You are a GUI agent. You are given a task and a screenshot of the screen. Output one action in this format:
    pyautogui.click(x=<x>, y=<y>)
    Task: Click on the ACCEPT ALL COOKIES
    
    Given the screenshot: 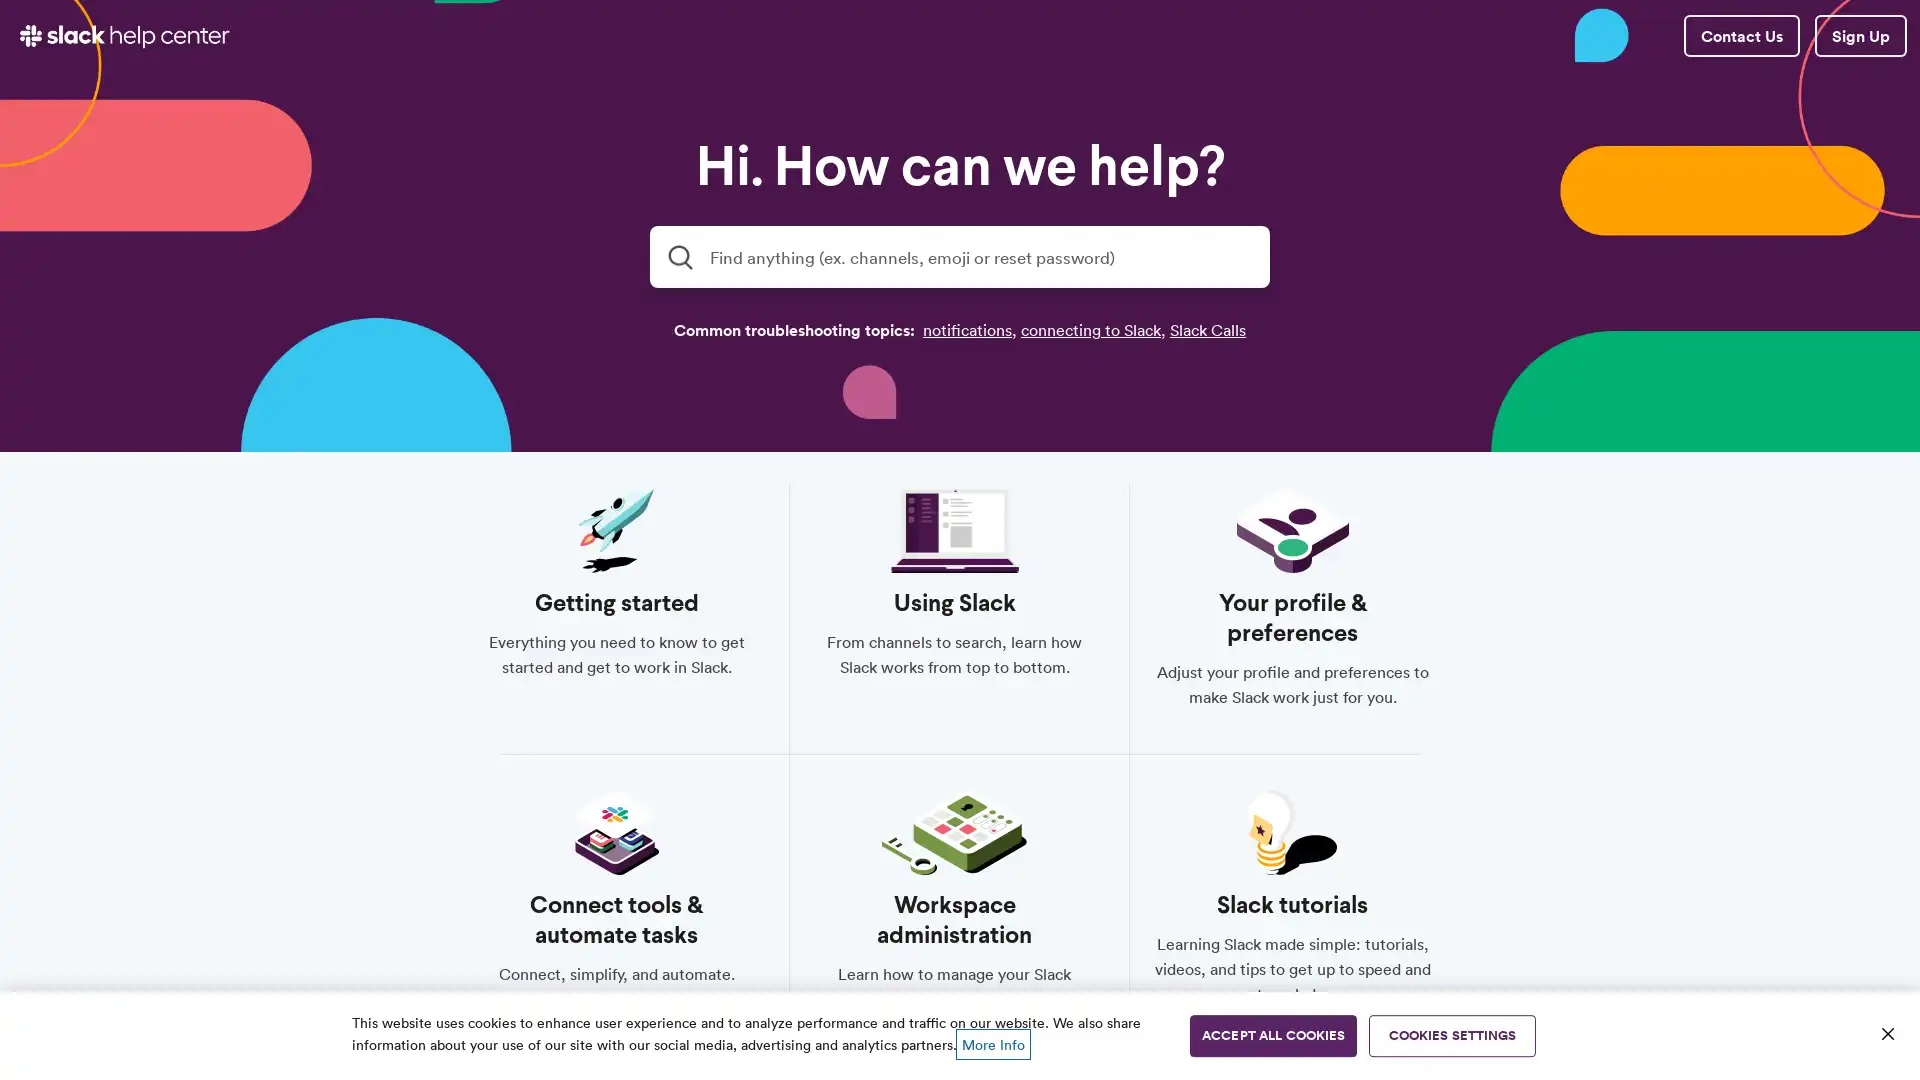 What is the action you would take?
    pyautogui.click(x=1272, y=1035)
    